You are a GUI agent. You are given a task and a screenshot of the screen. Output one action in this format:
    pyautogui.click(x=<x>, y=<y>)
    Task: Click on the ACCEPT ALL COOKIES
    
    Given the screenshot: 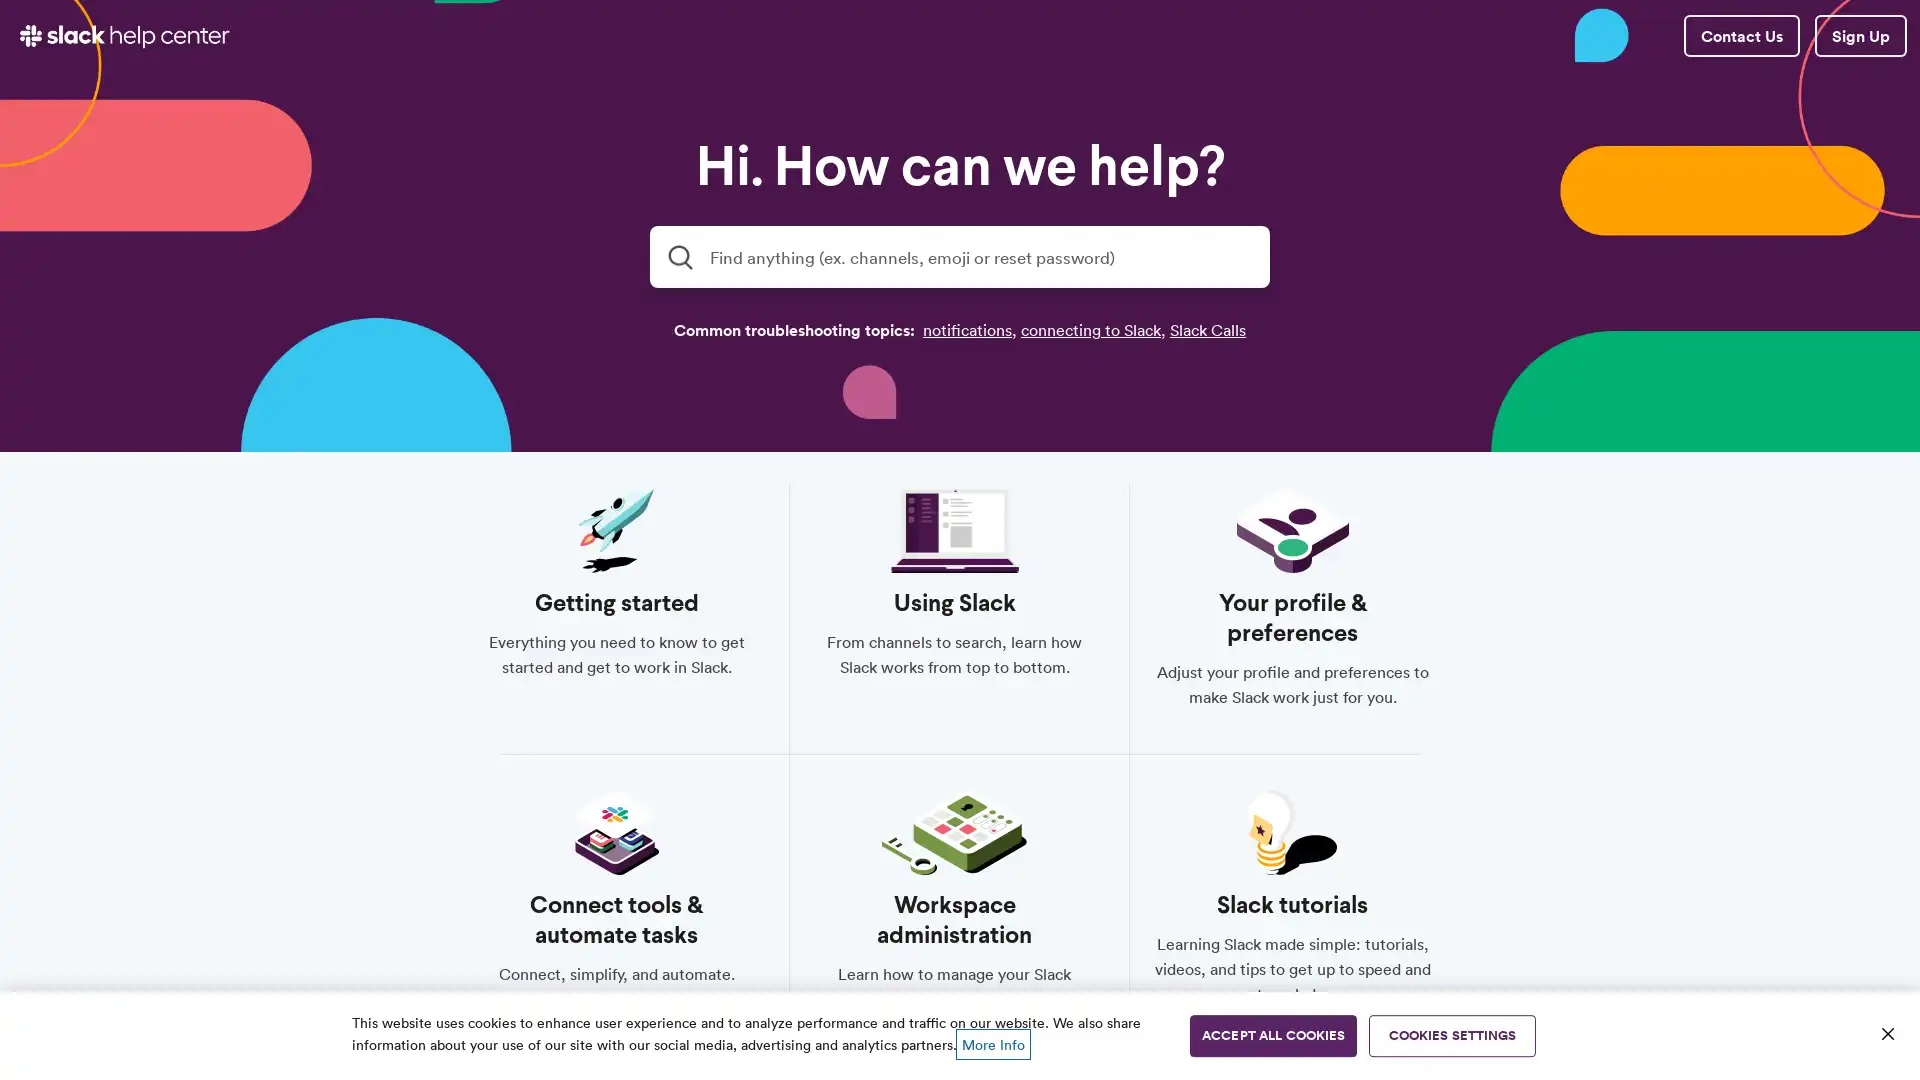 What is the action you would take?
    pyautogui.click(x=1272, y=1035)
    